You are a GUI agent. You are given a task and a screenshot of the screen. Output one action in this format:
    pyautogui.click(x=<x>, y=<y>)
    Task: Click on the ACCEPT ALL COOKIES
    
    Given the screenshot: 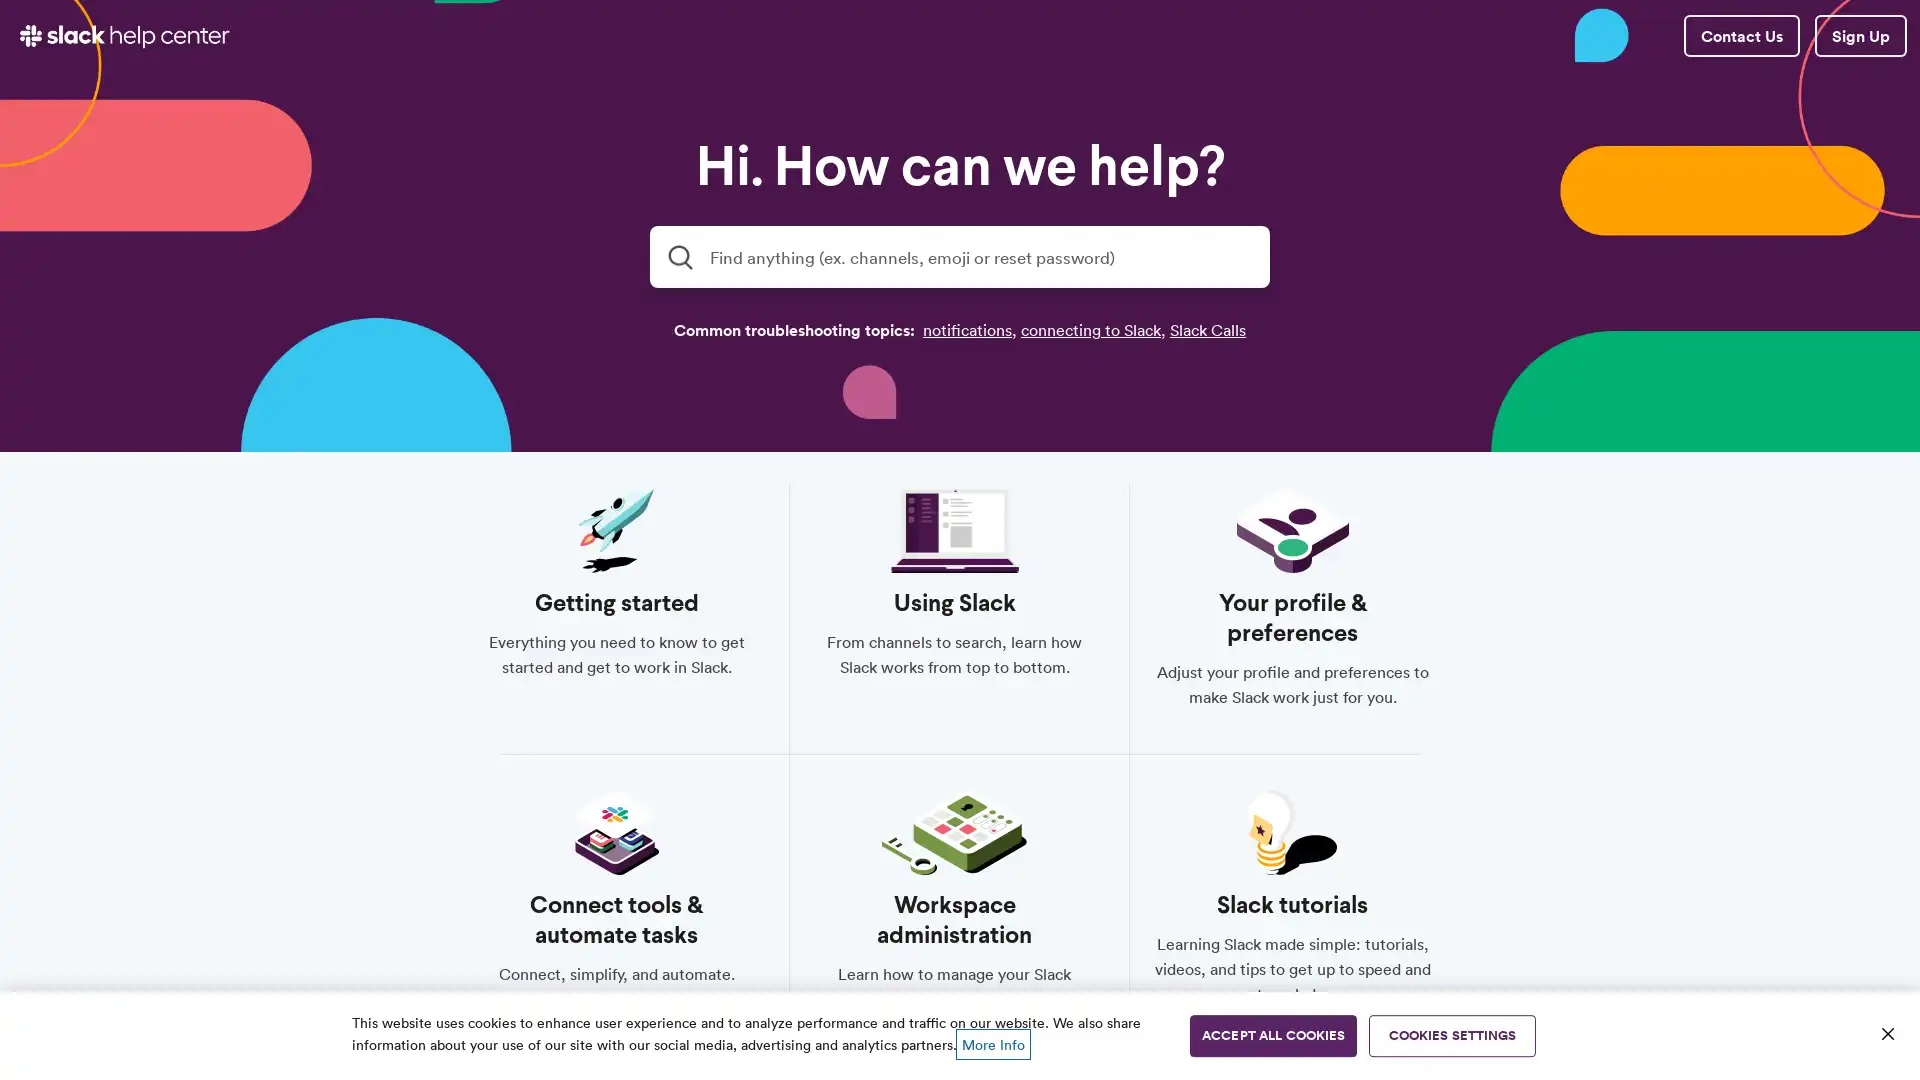 What is the action you would take?
    pyautogui.click(x=1272, y=1035)
    